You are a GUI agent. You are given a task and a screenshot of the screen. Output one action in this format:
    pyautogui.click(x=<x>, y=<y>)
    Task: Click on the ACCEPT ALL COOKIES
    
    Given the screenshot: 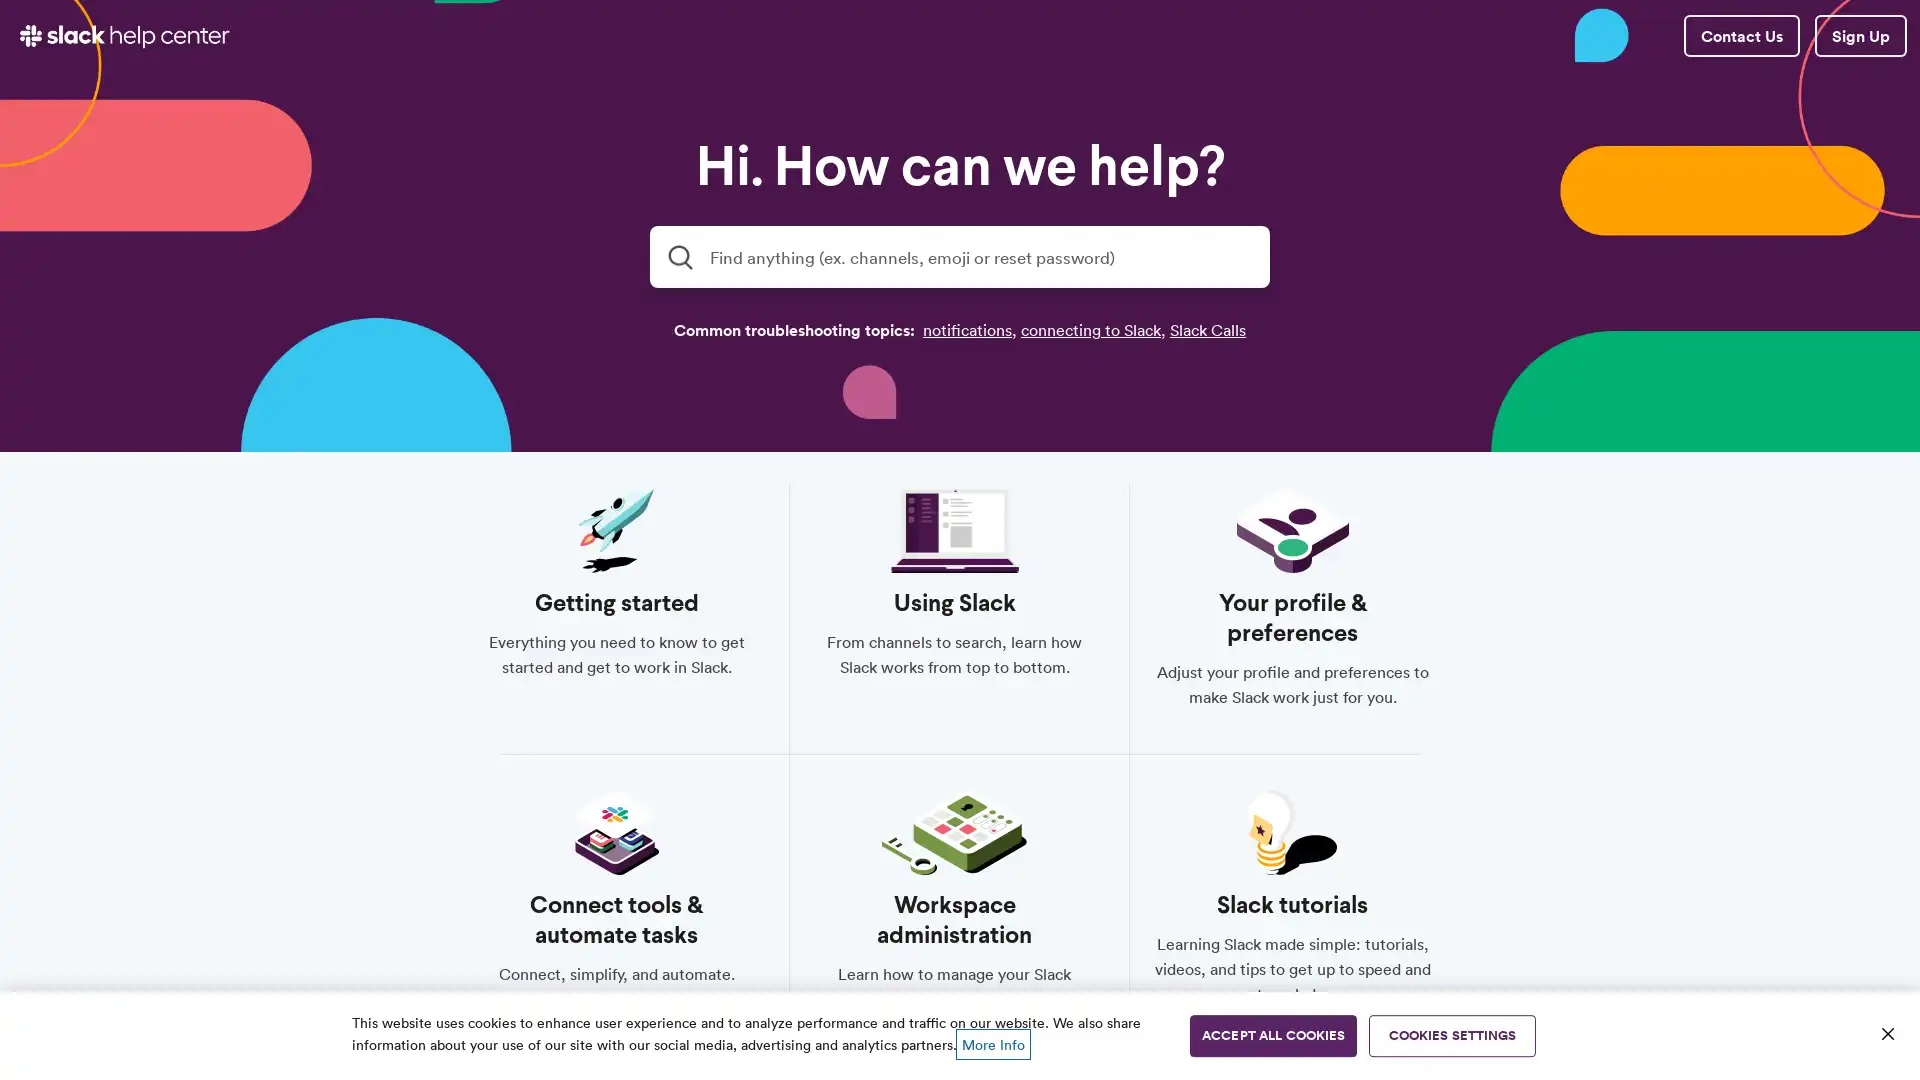 What is the action you would take?
    pyautogui.click(x=1272, y=1035)
    